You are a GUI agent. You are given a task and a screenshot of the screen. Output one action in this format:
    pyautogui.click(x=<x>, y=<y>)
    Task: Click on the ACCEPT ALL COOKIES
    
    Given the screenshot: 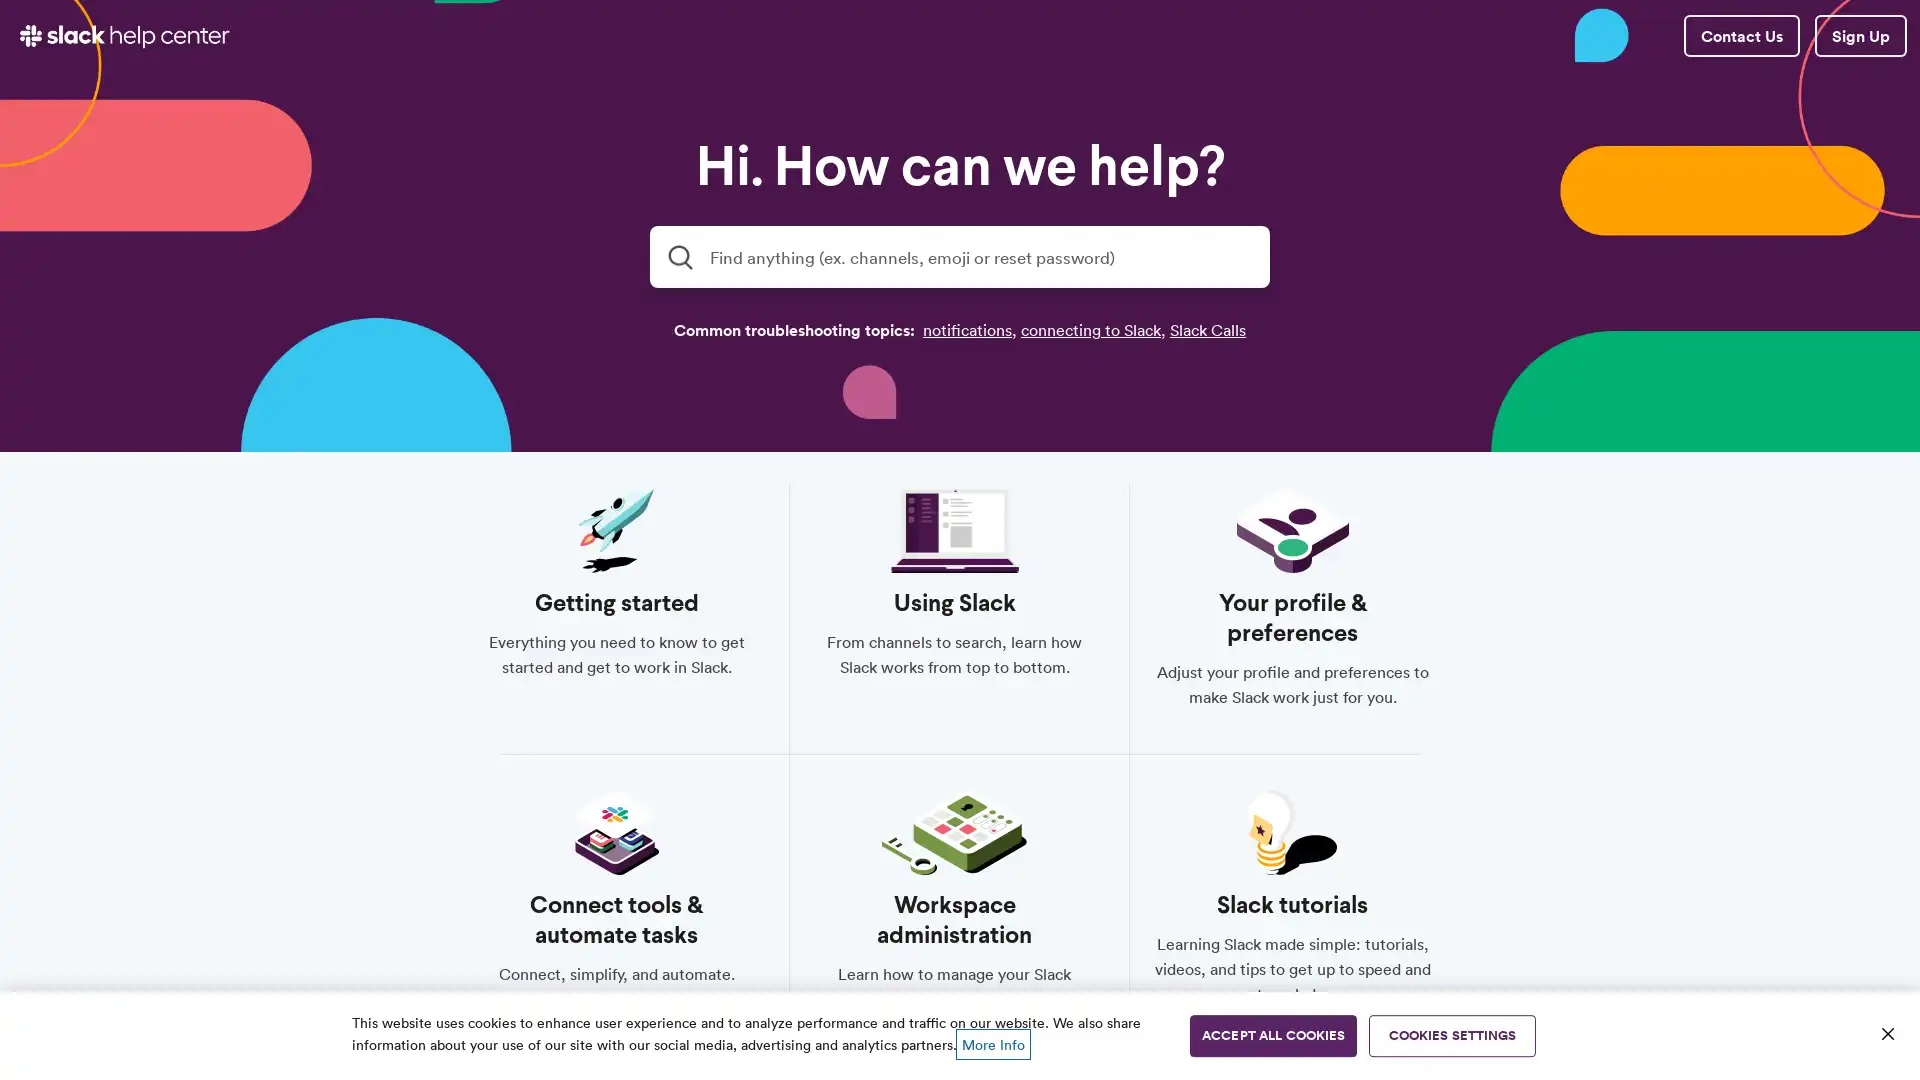 What is the action you would take?
    pyautogui.click(x=1272, y=1035)
    